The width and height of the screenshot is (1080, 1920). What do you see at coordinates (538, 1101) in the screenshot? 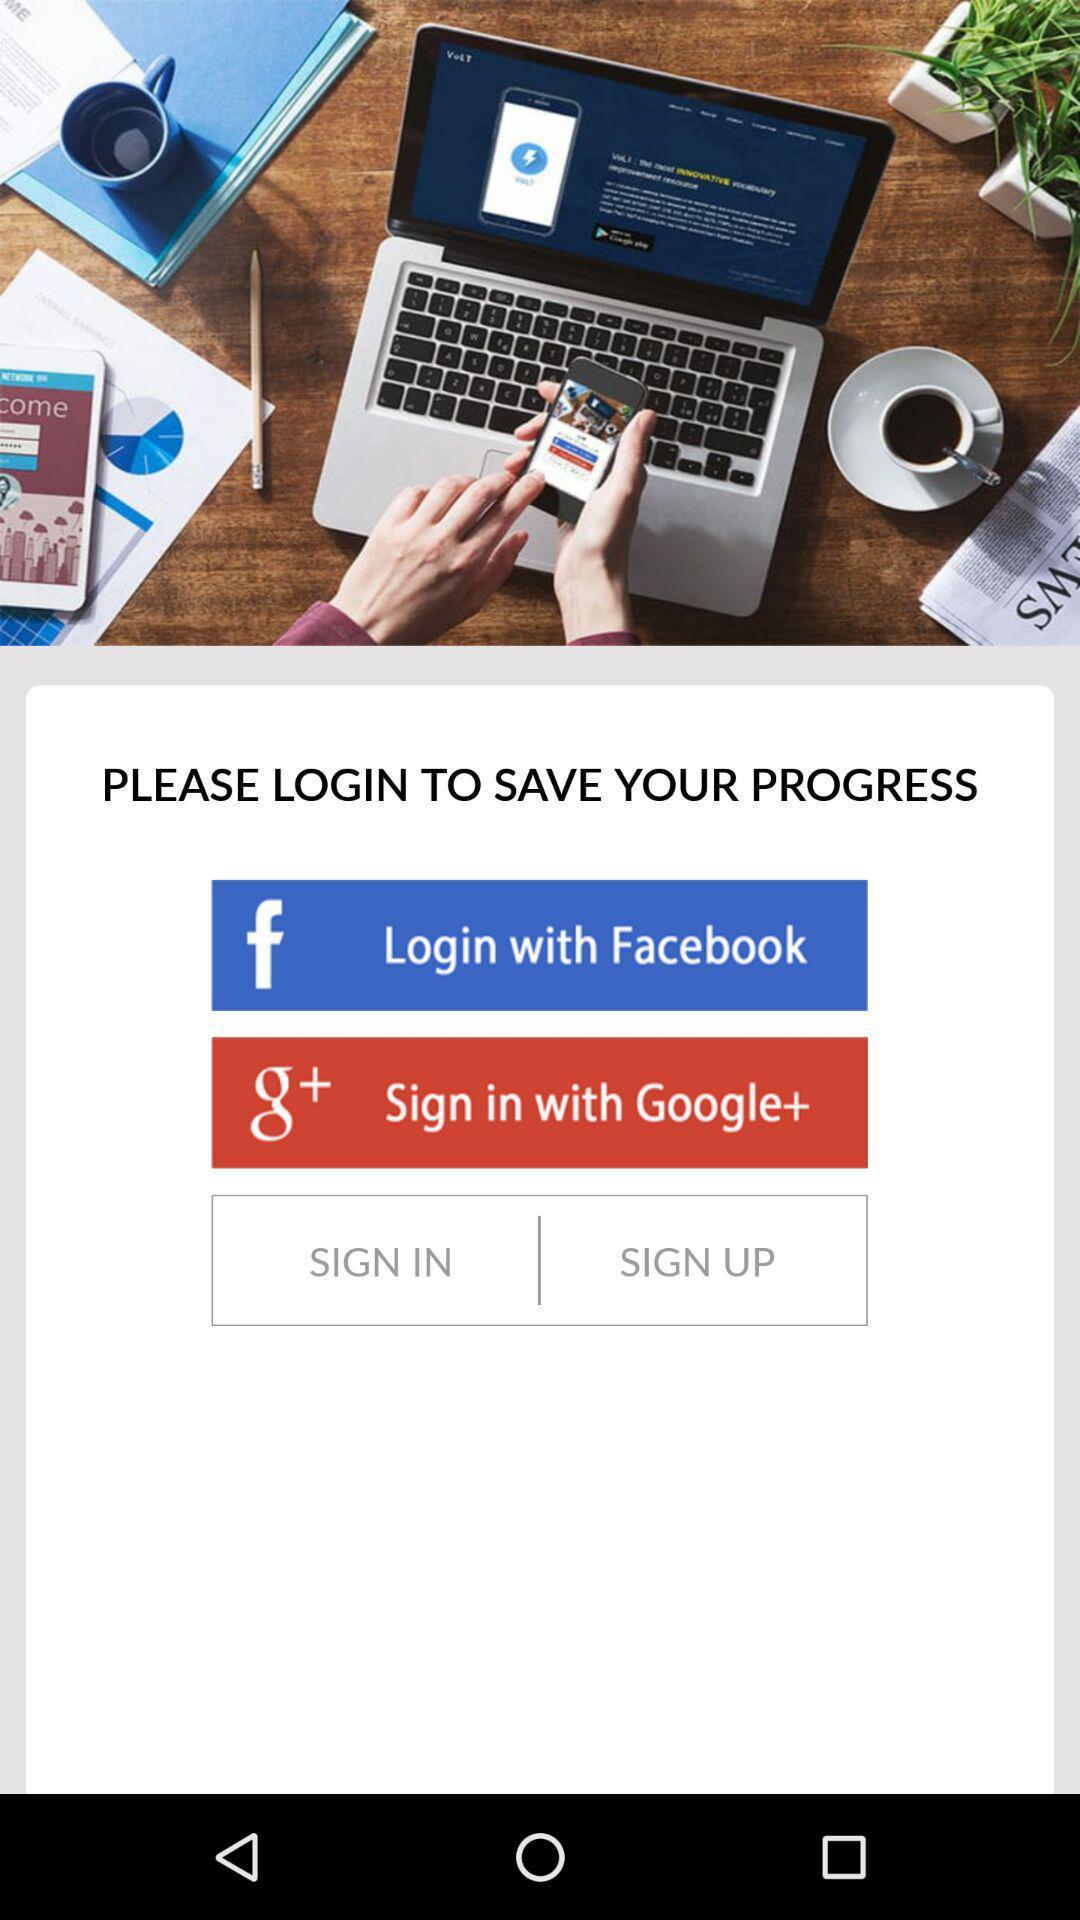
I see `sign into google account` at bounding box center [538, 1101].